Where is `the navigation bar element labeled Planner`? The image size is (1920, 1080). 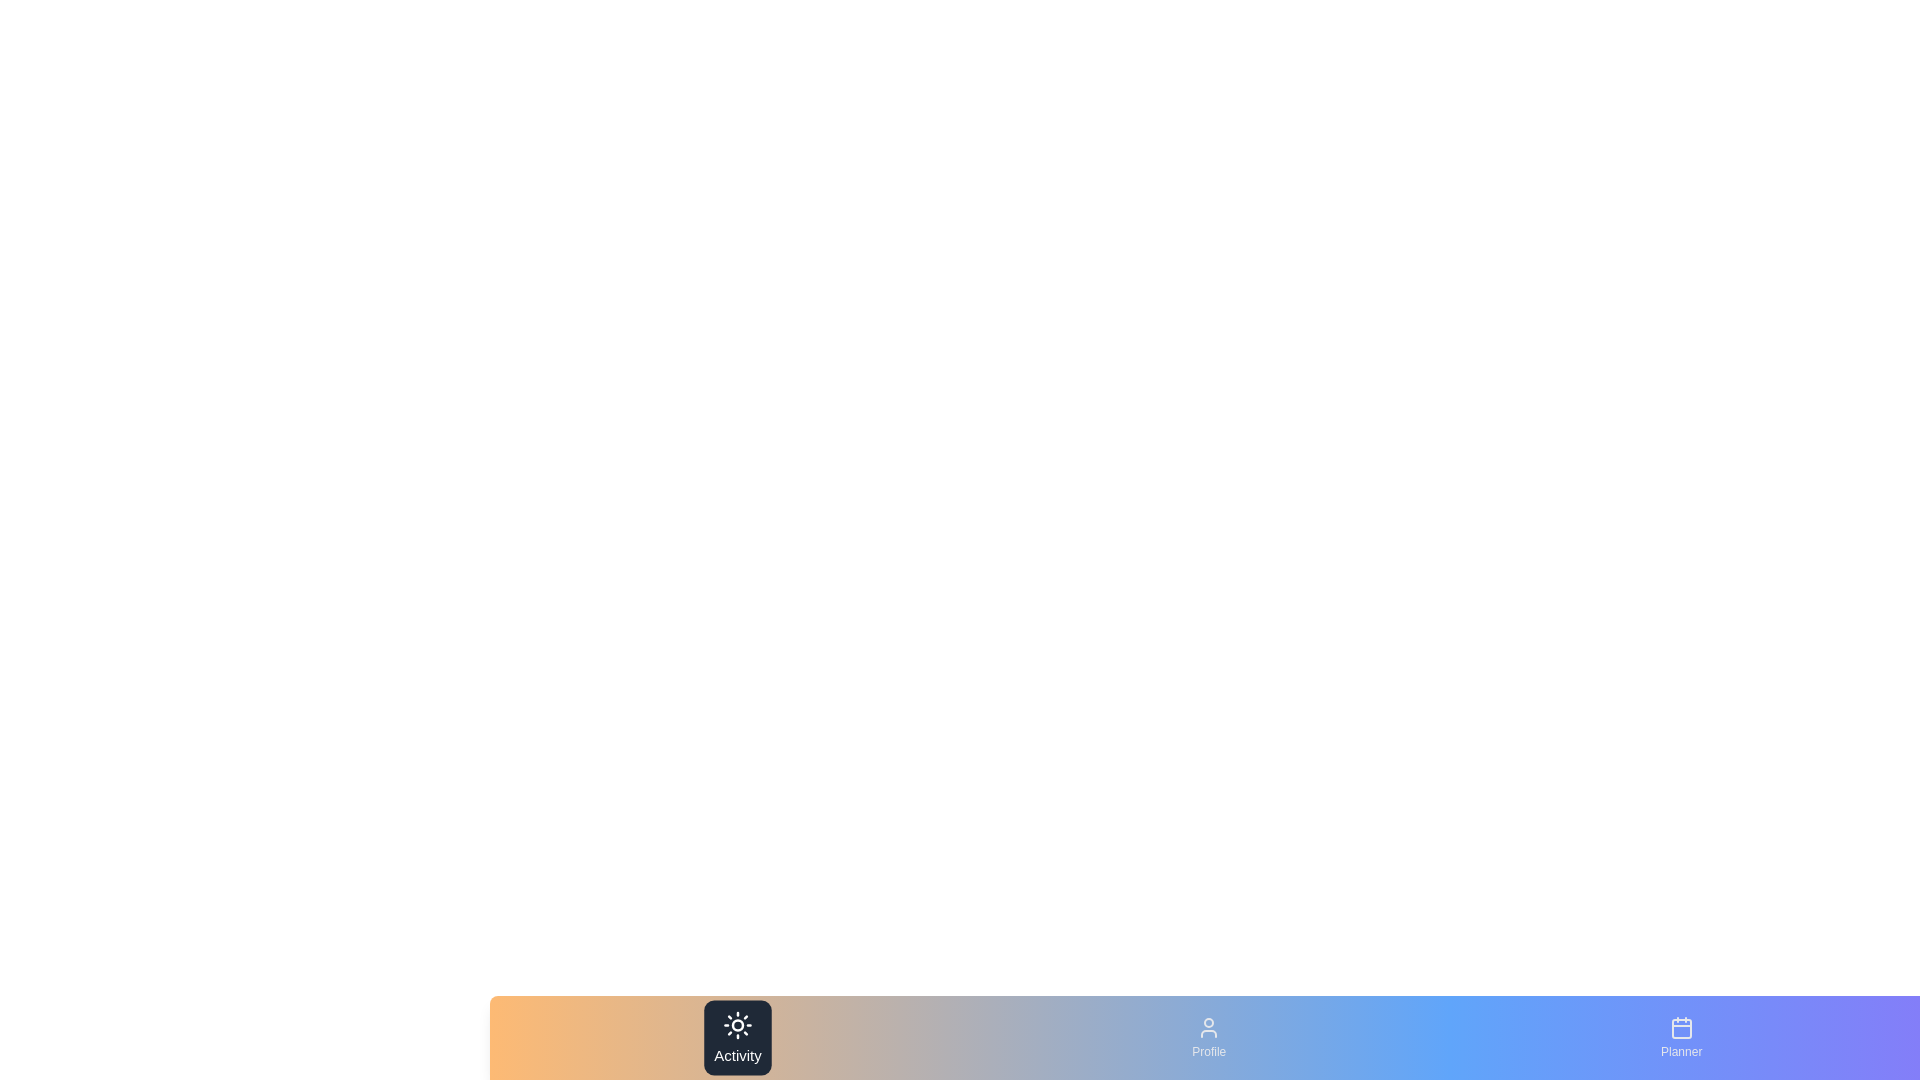 the navigation bar element labeled Planner is located at coordinates (1680, 1036).